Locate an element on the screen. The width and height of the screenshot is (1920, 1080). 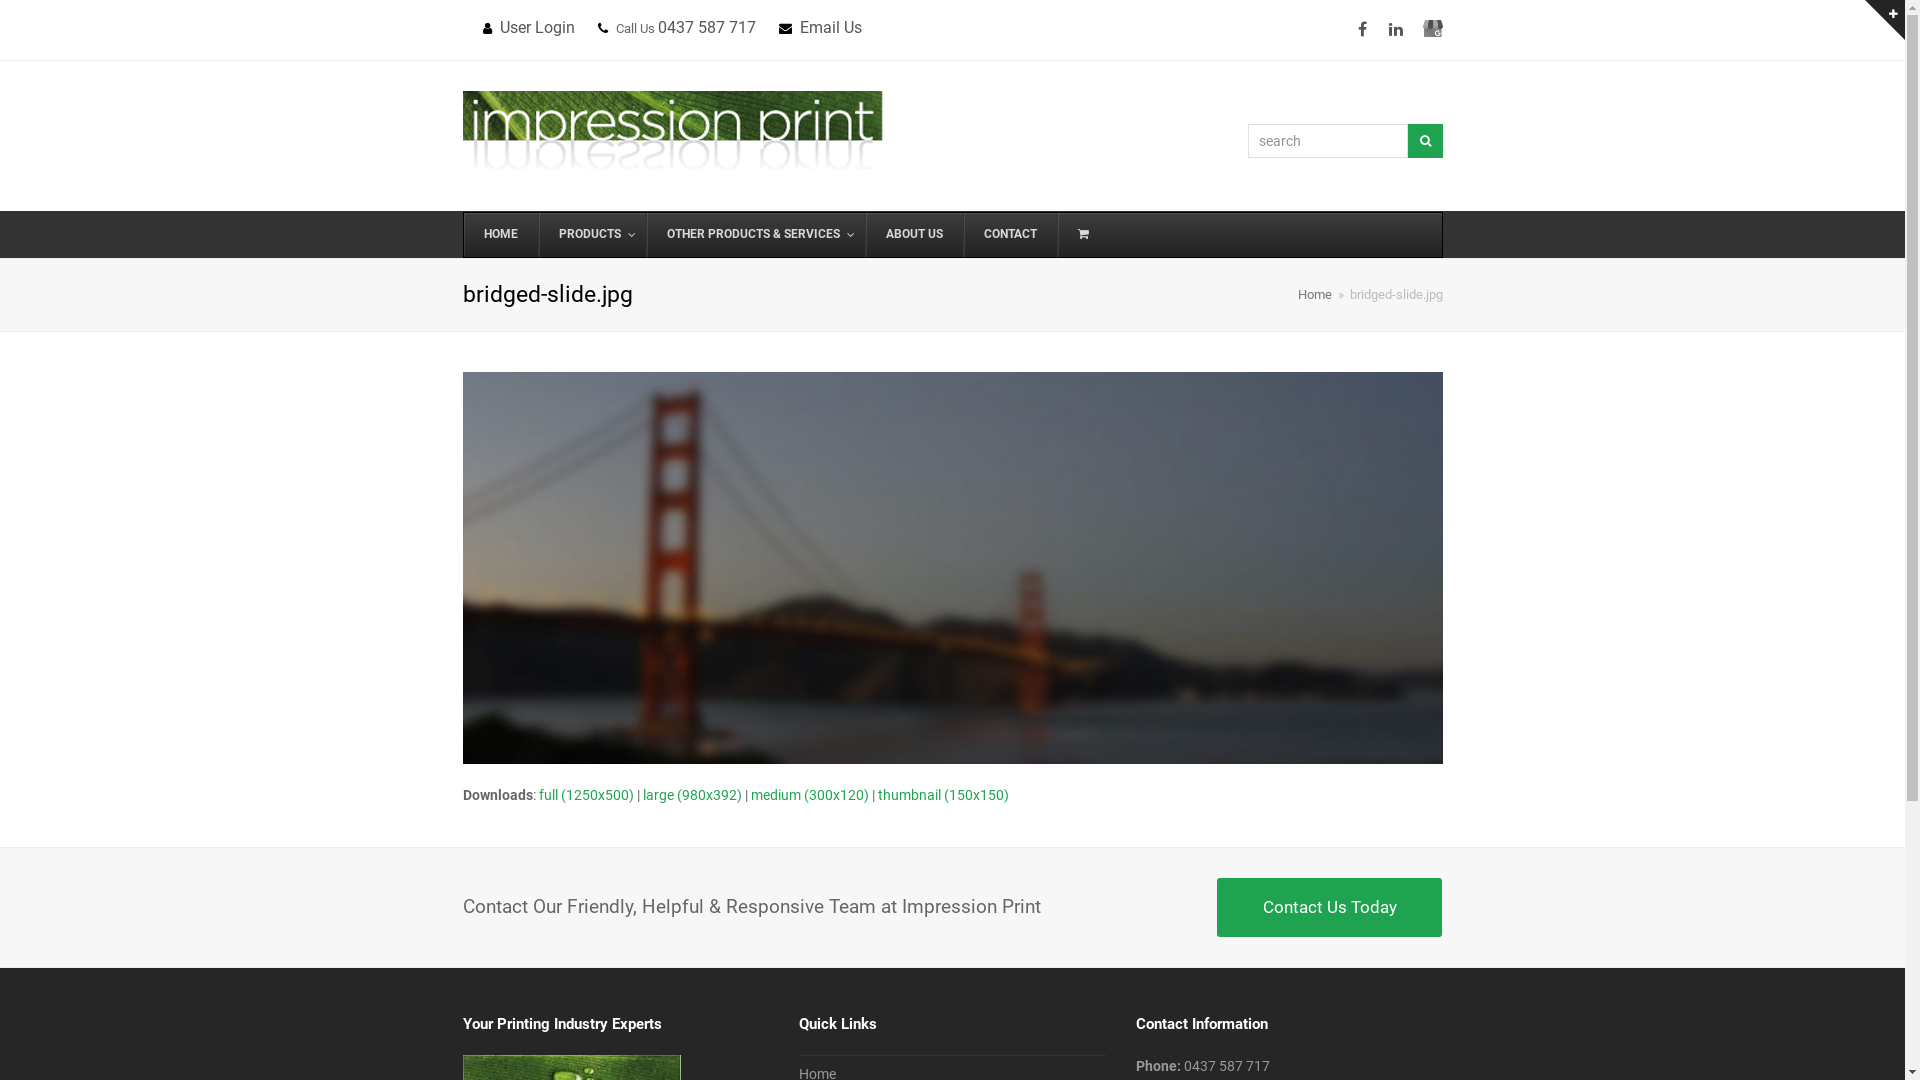
'OTHER PRODUCTS & SERVICES' is located at coordinates (754, 234).